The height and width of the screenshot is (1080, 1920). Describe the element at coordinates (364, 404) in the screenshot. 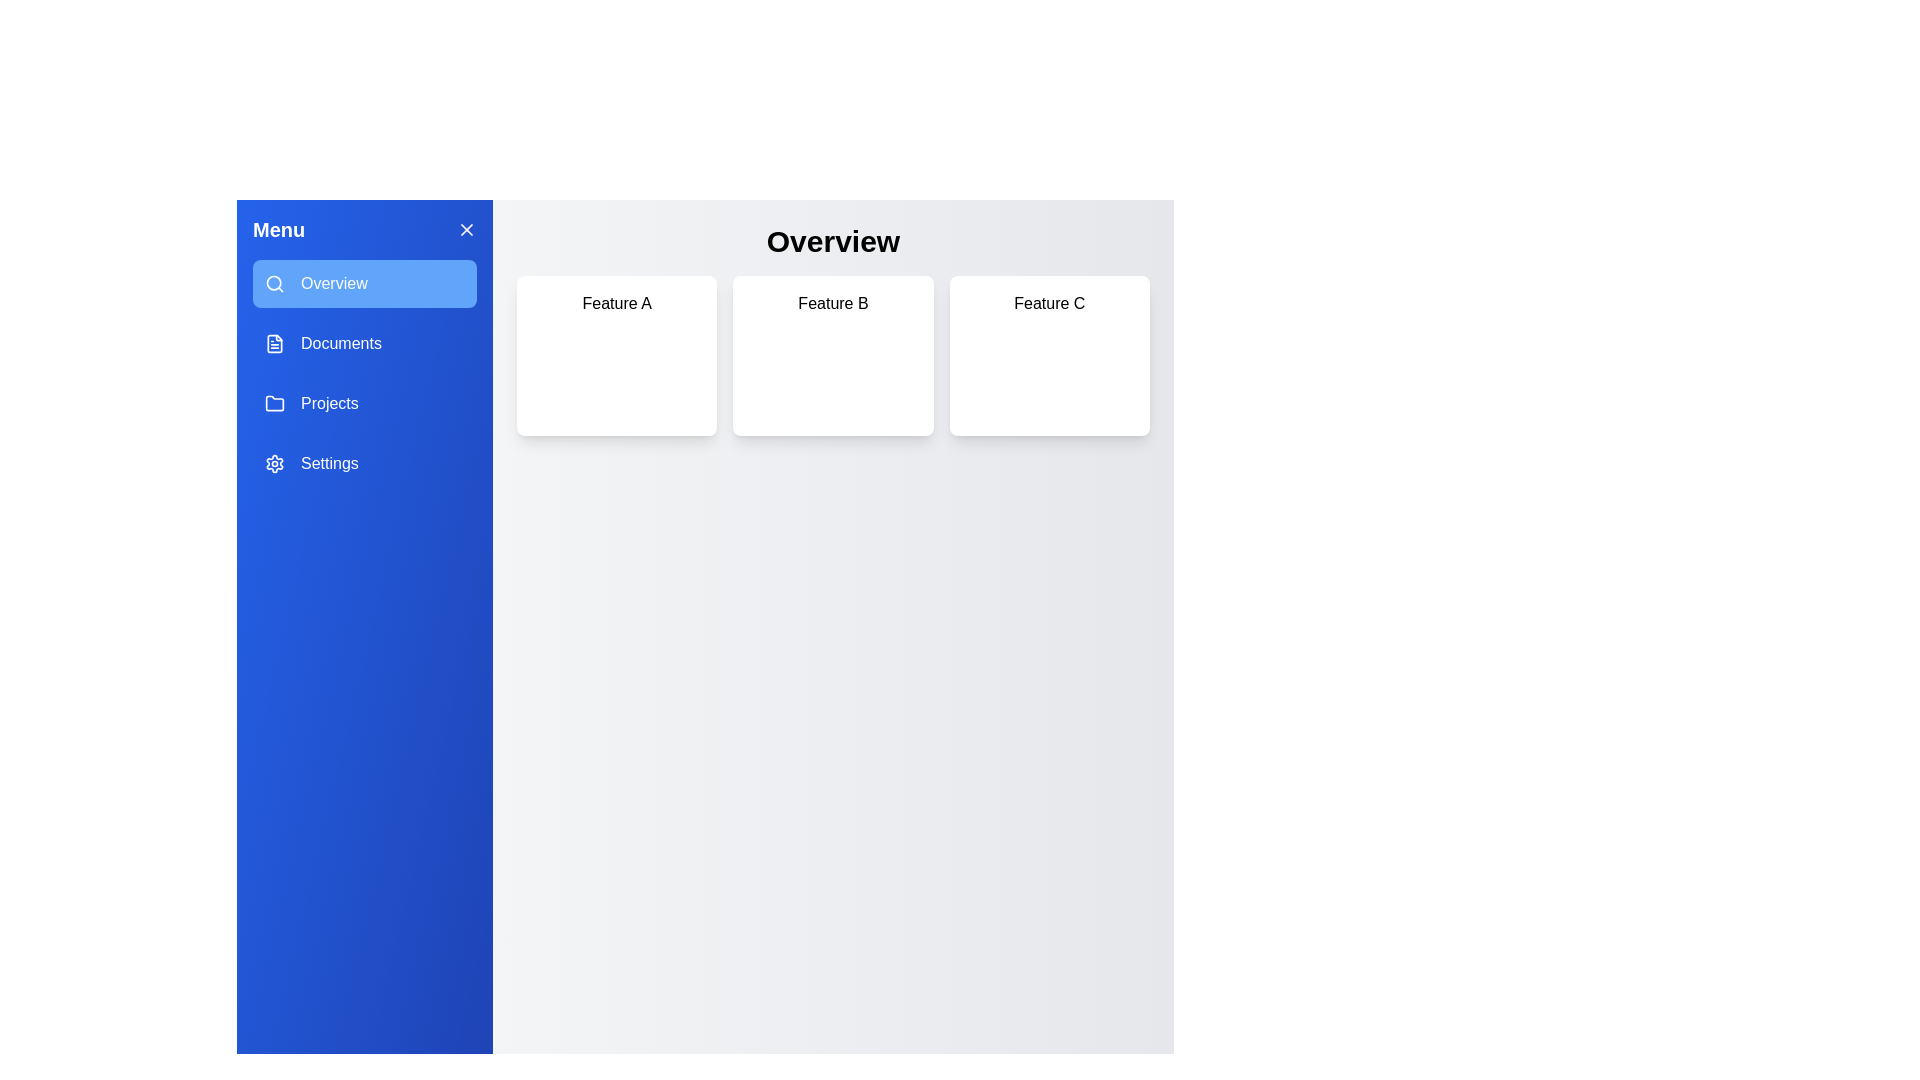

I see `the Projects tab by clicking on its corresponding button in the drawer menu` at that location.